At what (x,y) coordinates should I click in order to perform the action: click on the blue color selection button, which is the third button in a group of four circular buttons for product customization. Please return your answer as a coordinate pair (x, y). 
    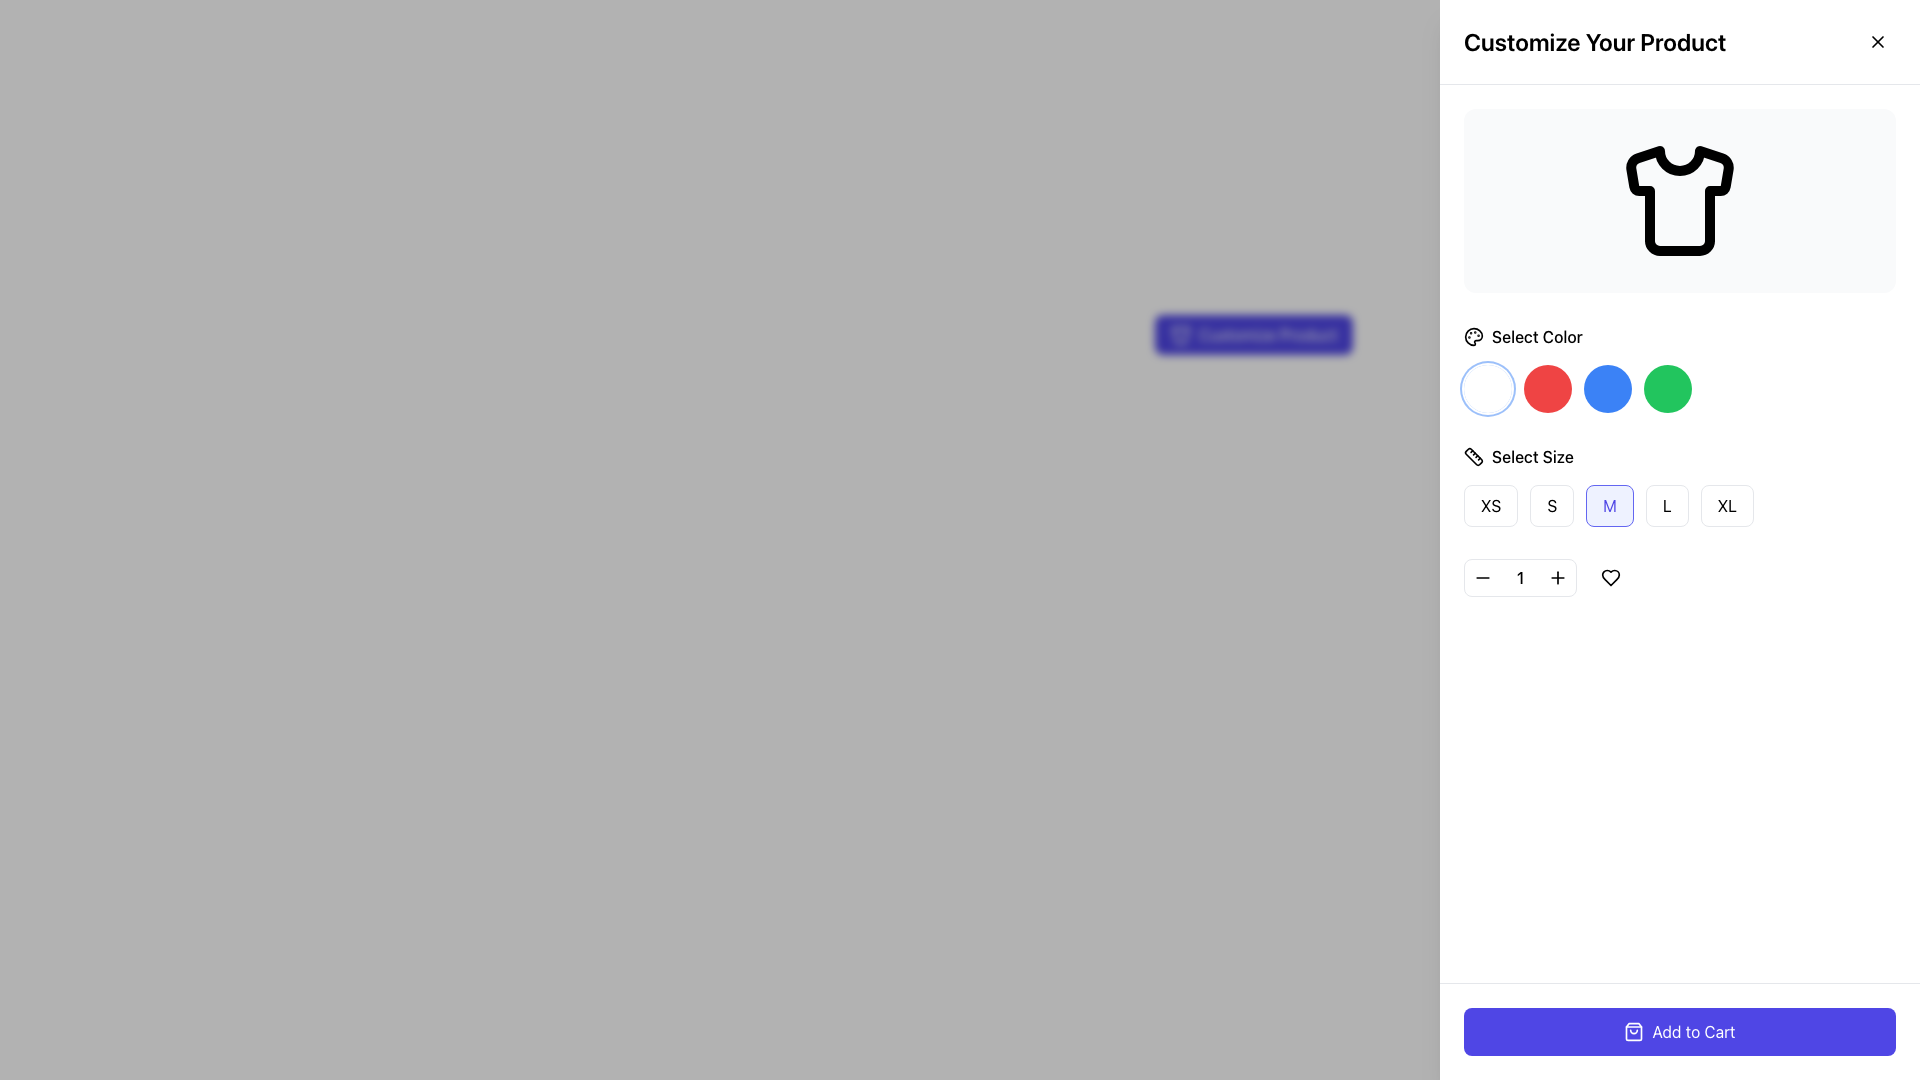
    Looking at the image, I should click on (1608, 389).